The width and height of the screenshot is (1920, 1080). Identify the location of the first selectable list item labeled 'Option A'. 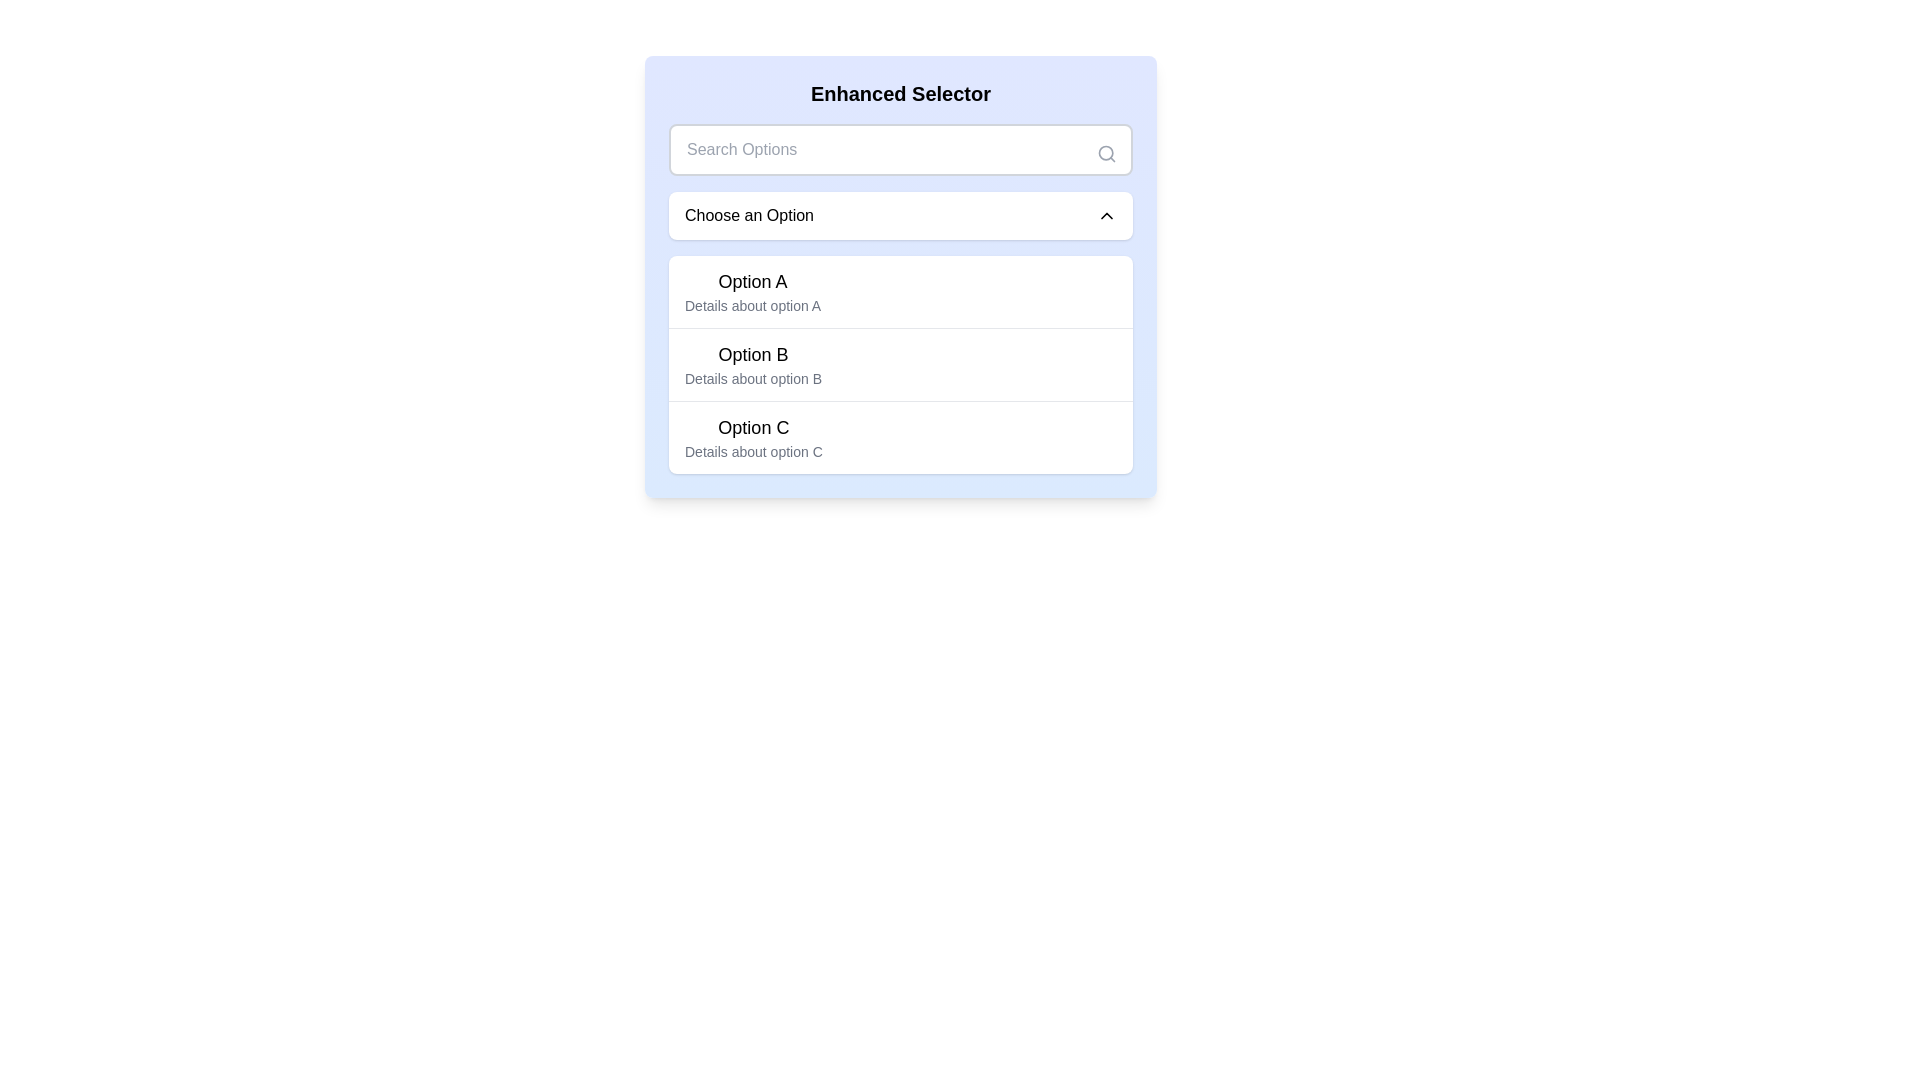
(900, 292).